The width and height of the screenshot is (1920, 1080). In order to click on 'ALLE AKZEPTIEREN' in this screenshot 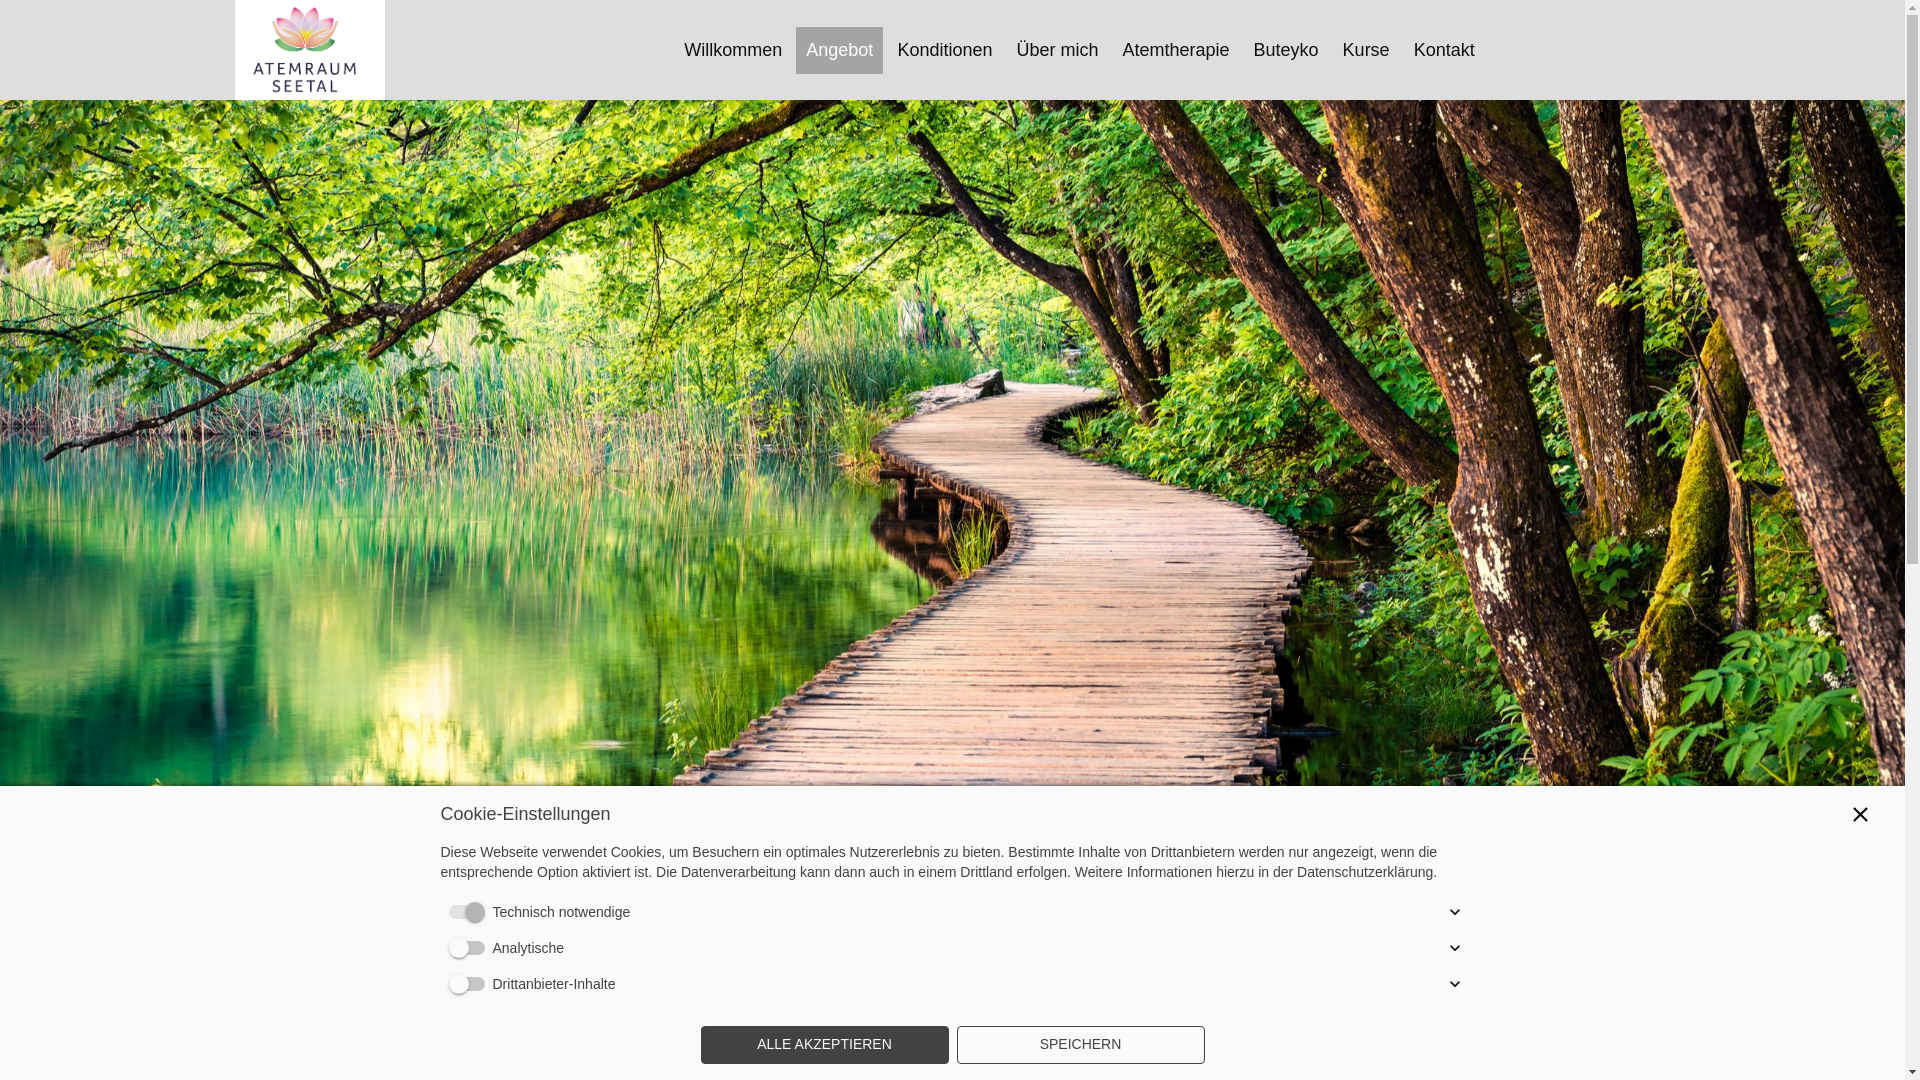, I will do `click(824, 1044)`.